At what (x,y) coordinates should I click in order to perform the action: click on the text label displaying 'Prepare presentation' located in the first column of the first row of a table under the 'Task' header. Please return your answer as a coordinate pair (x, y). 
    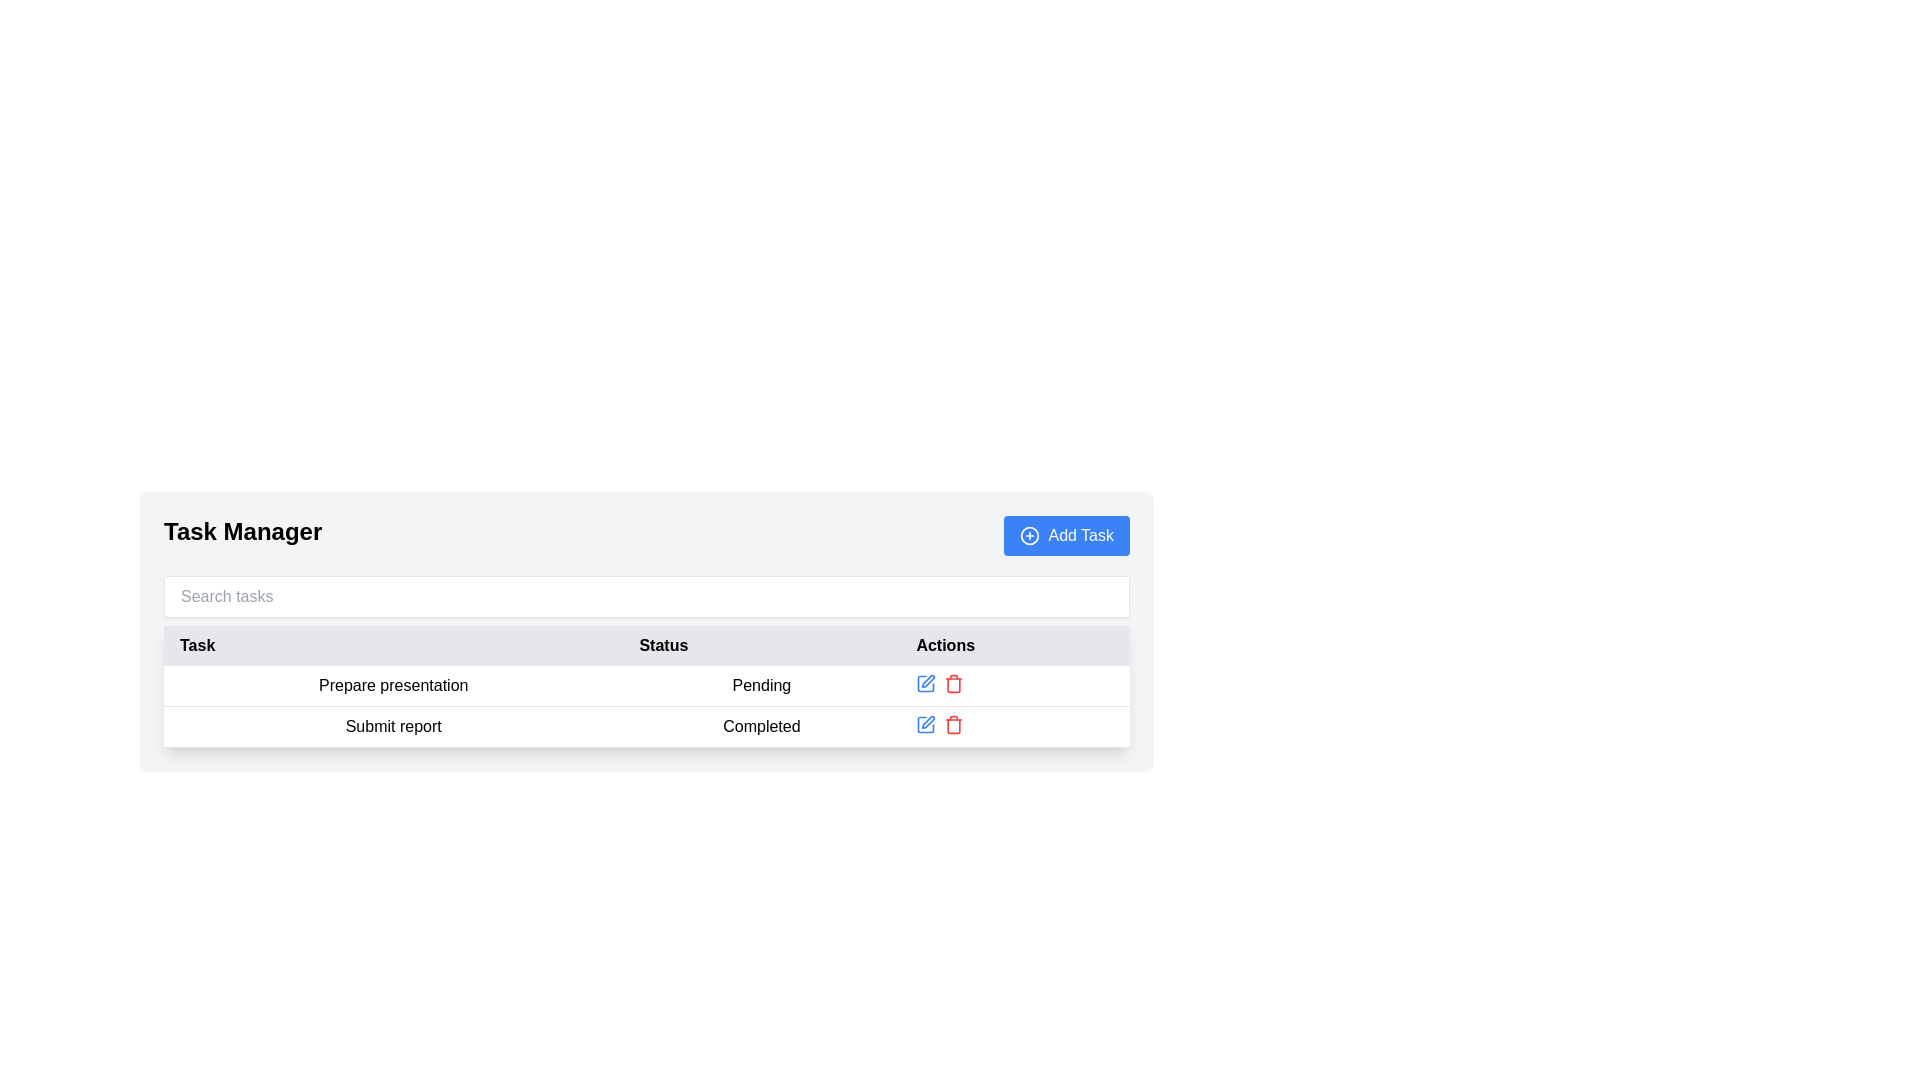
    Looking at the image, I should click on (393, 685).